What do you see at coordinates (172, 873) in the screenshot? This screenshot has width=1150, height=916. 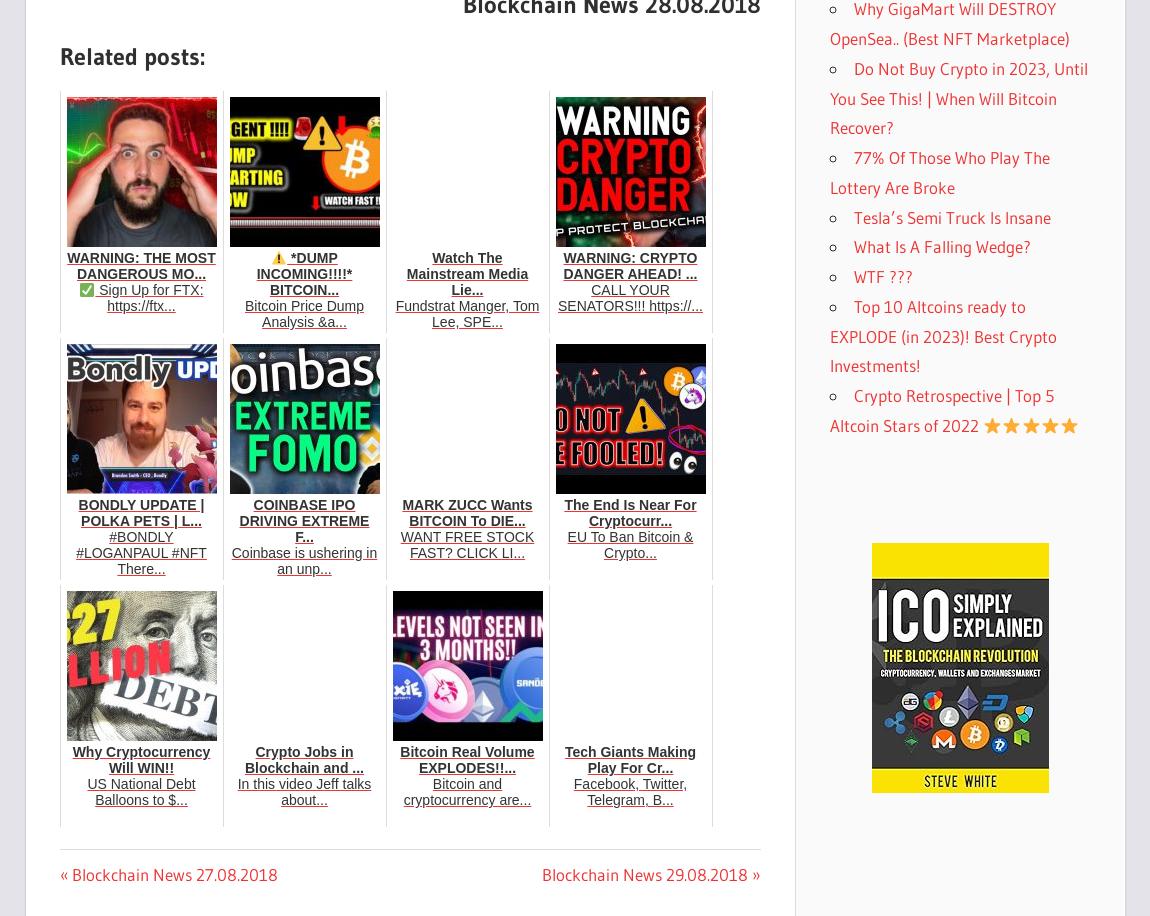 I see `'Blockchain News 27.08.2018'` at bounding box center [172, 873].